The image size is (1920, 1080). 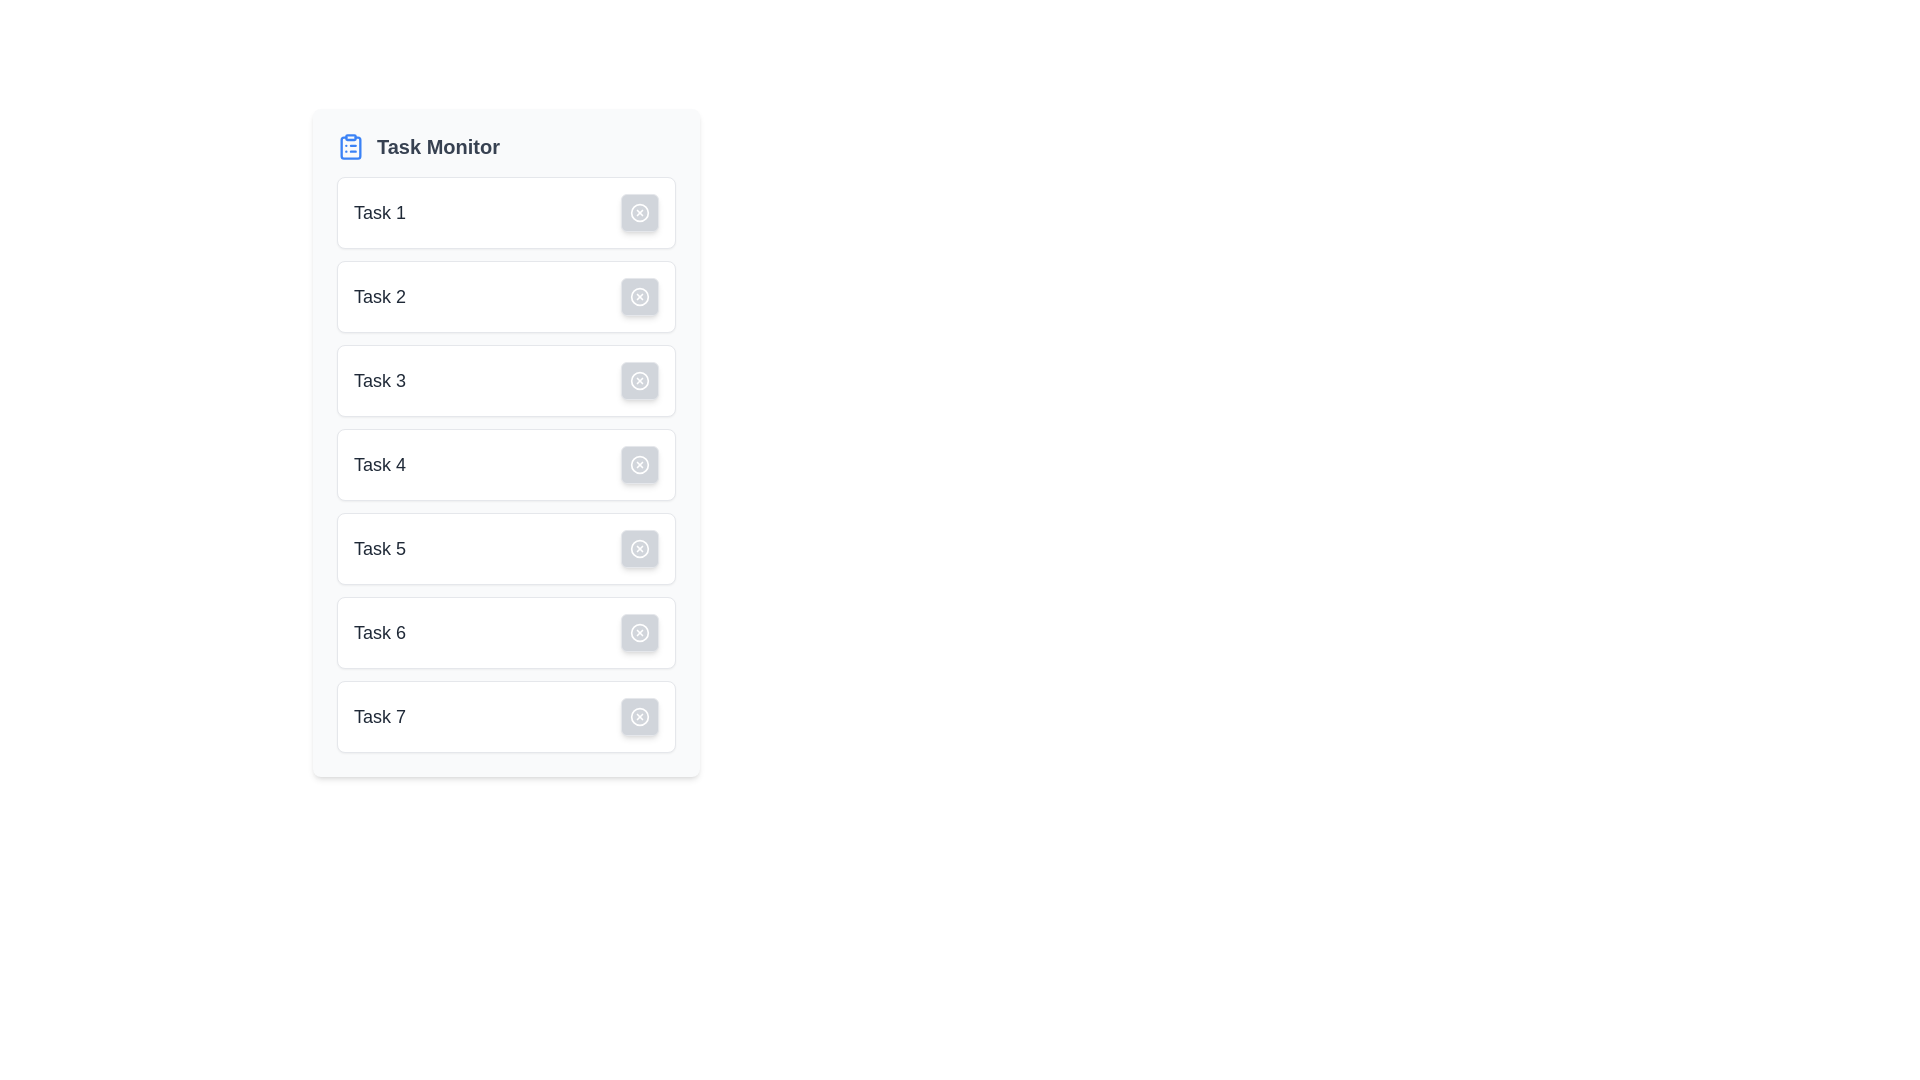 What do you see at coordinates (638, 716) in the screenshot?
I see `the delete or close icon button associated with 'Task 7'` at bounding box center [638, 716].